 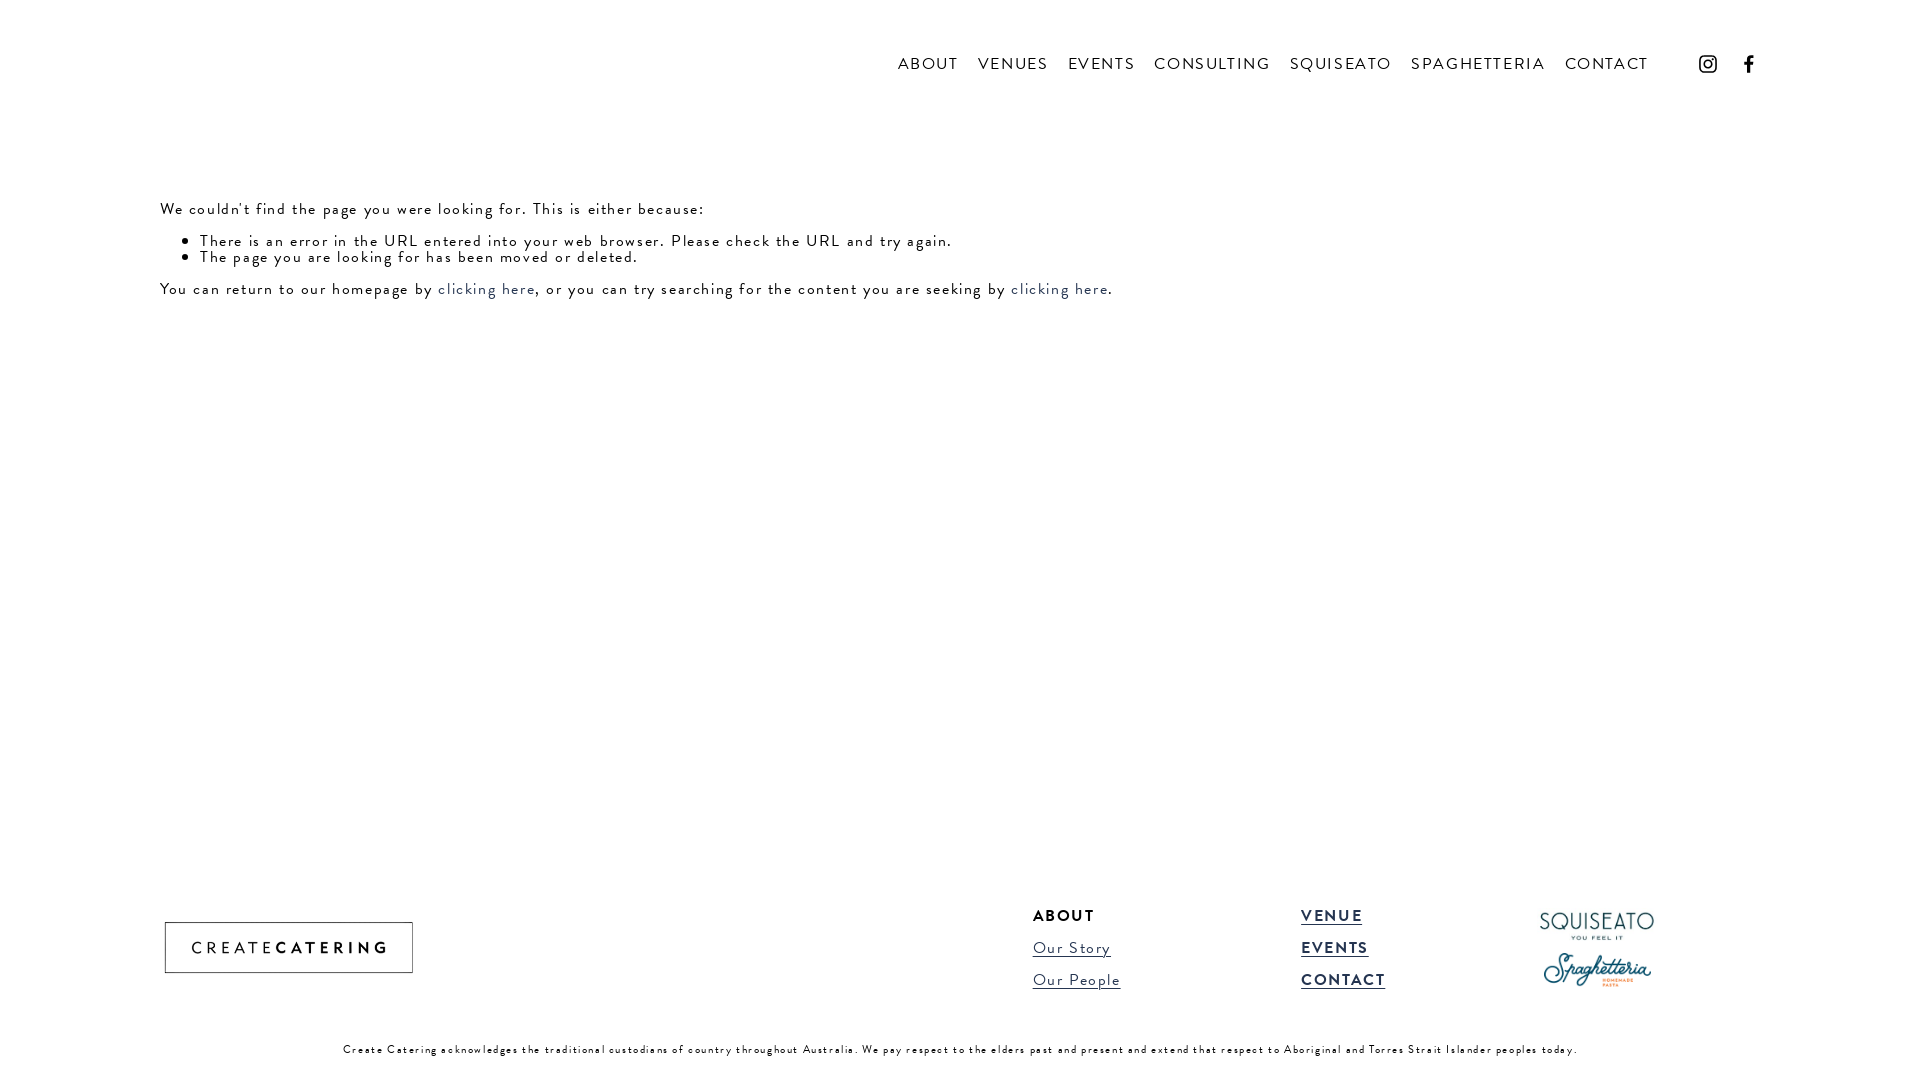 What do you see at coordinates (1334, 947) in the screenshot?
I see `'EVENTS'` at bounding box center [1334, 947].